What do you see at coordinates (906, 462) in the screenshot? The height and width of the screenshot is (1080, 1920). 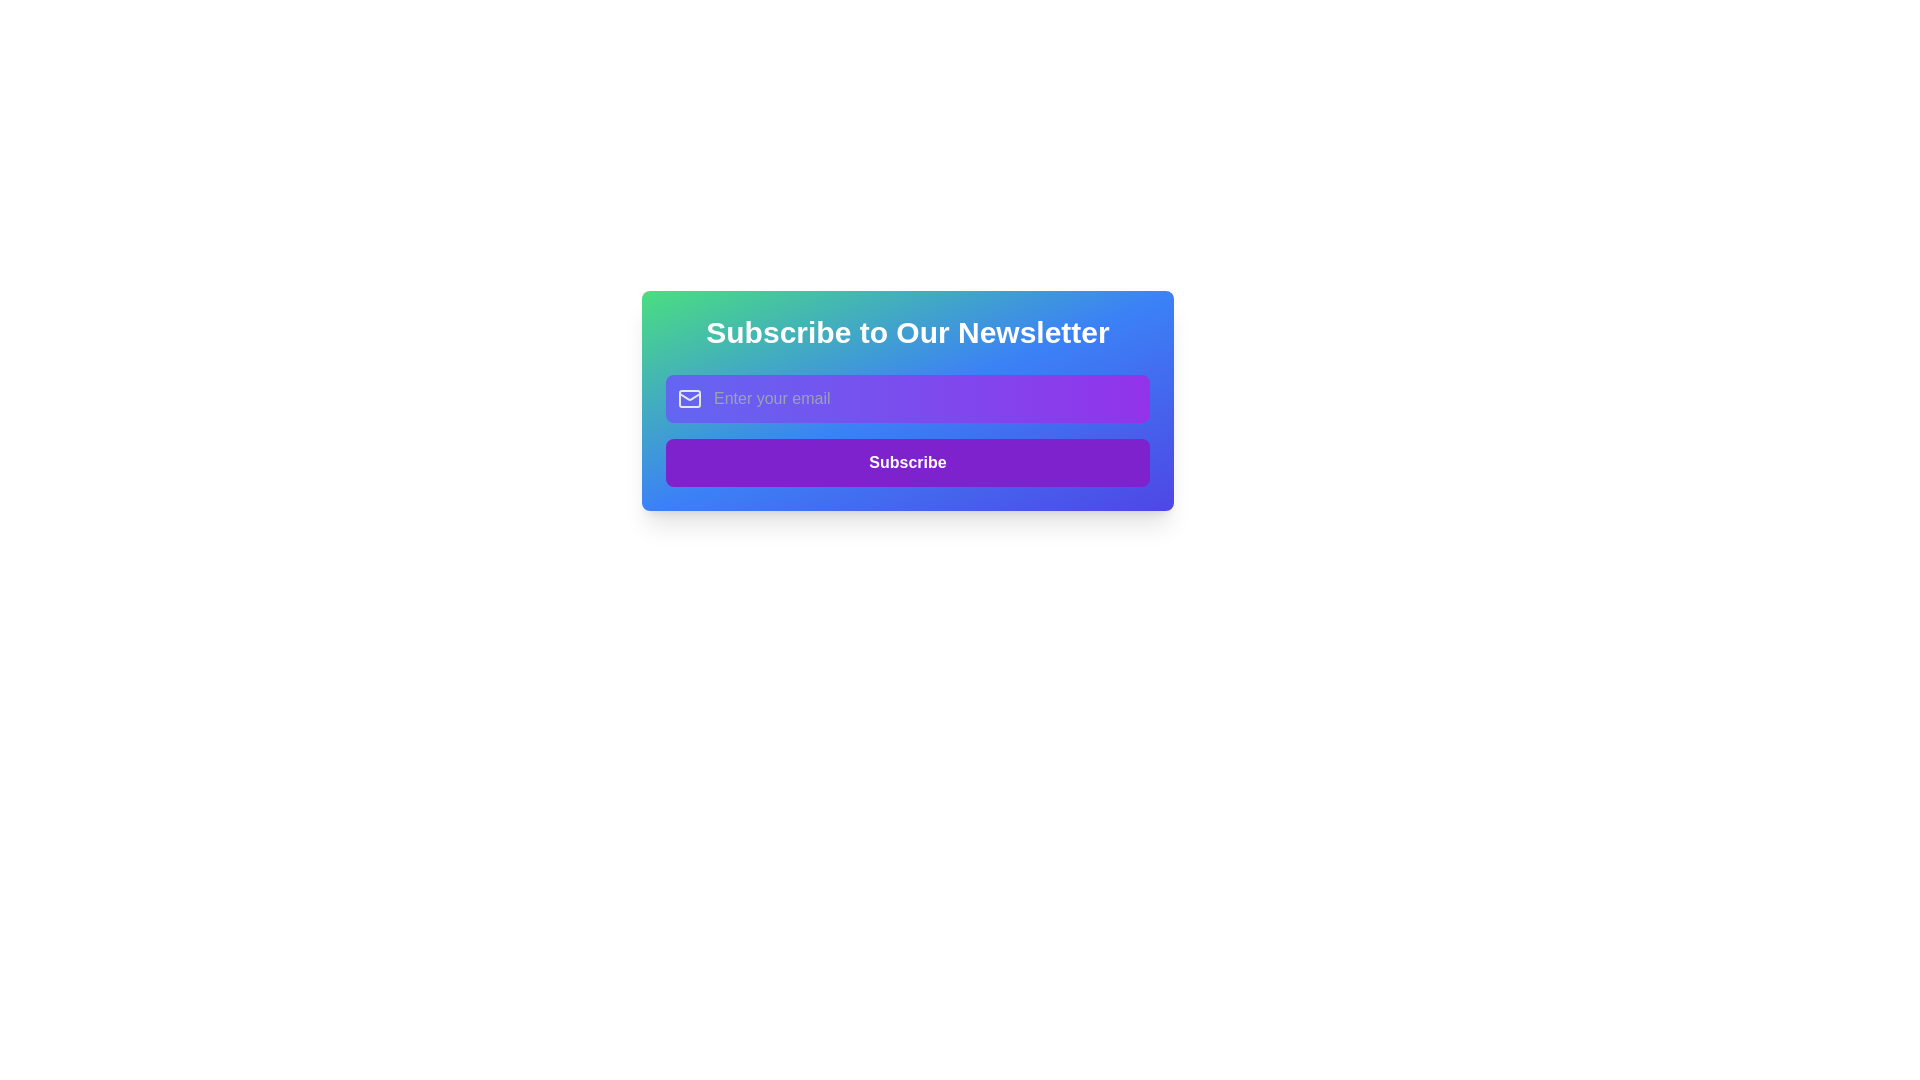 I see `the newsletter subscription button located at the bottom of the subscription box, directly beneath the email input field` at bounding box center [906, 462].